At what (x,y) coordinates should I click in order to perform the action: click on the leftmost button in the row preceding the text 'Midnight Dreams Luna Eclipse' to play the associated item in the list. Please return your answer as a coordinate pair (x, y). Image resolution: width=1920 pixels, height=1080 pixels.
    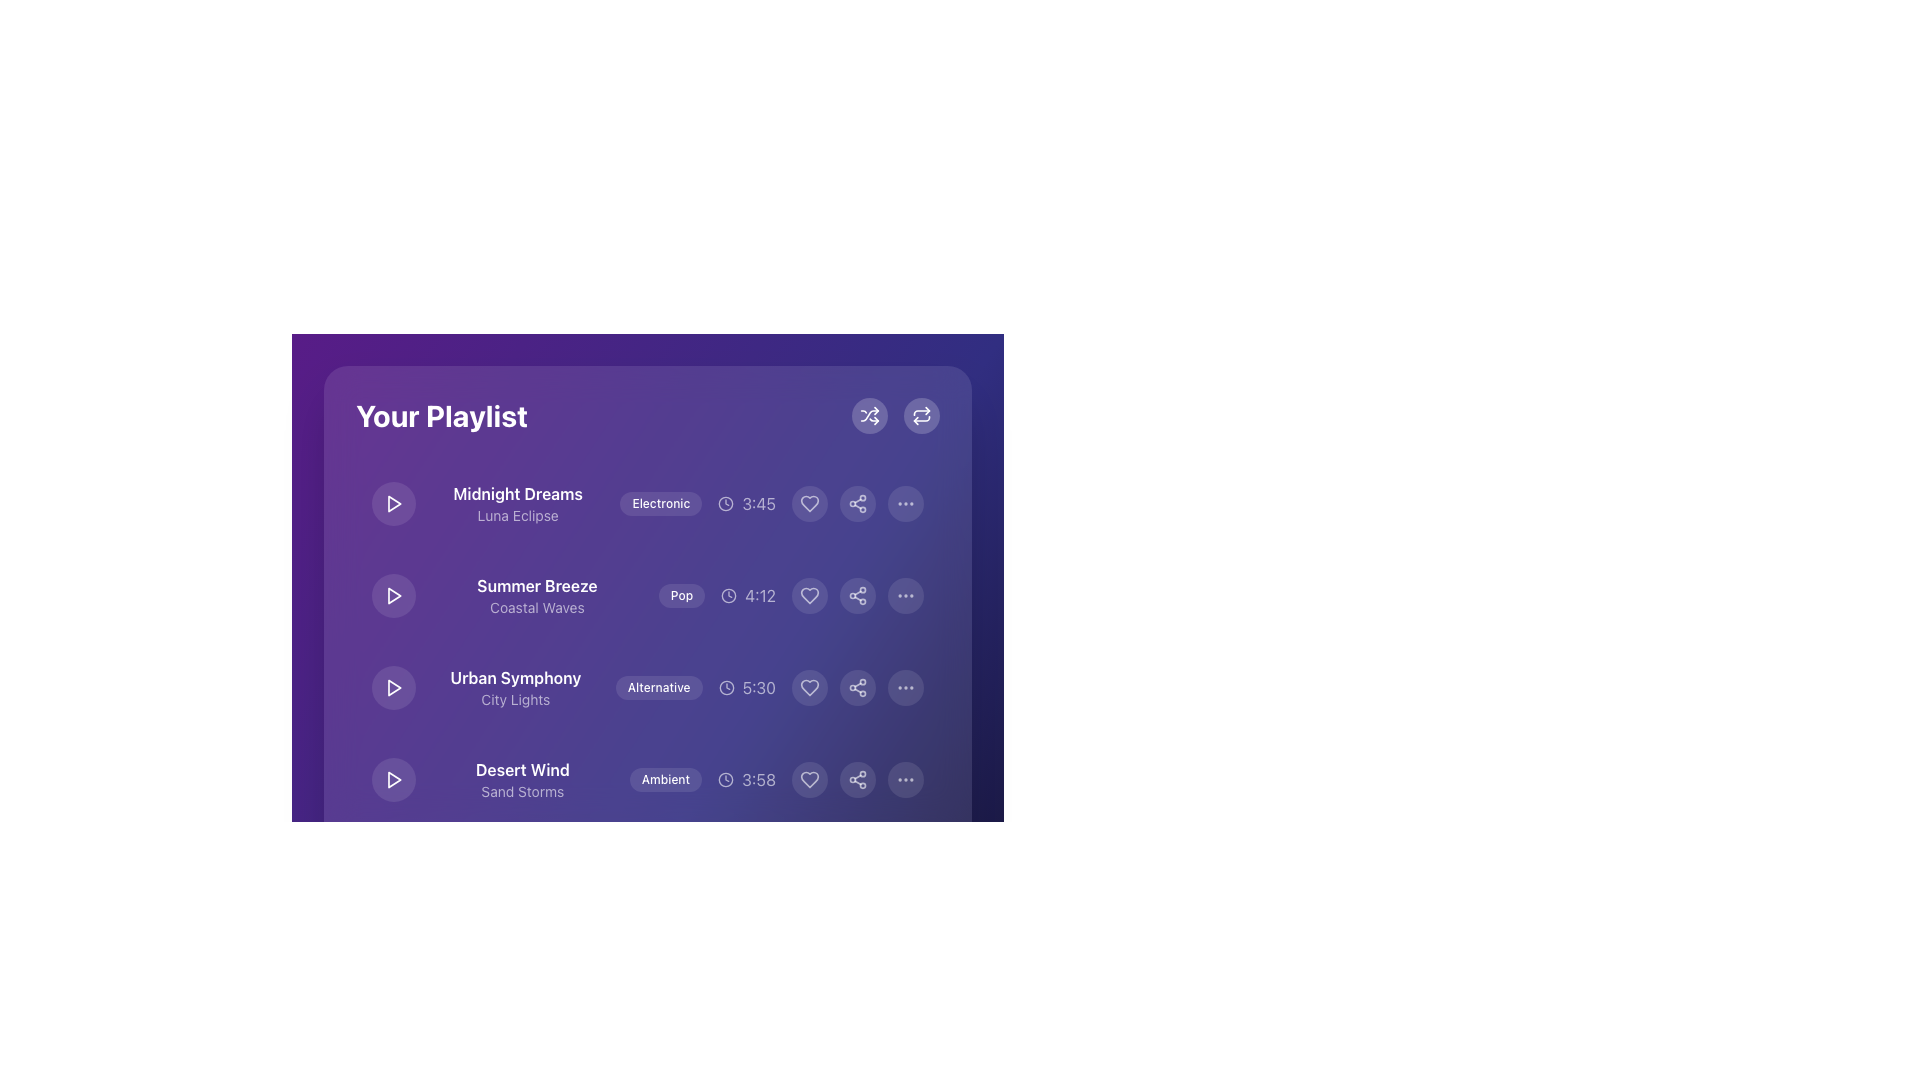
    Looking at the image, I should click on (393, 503).